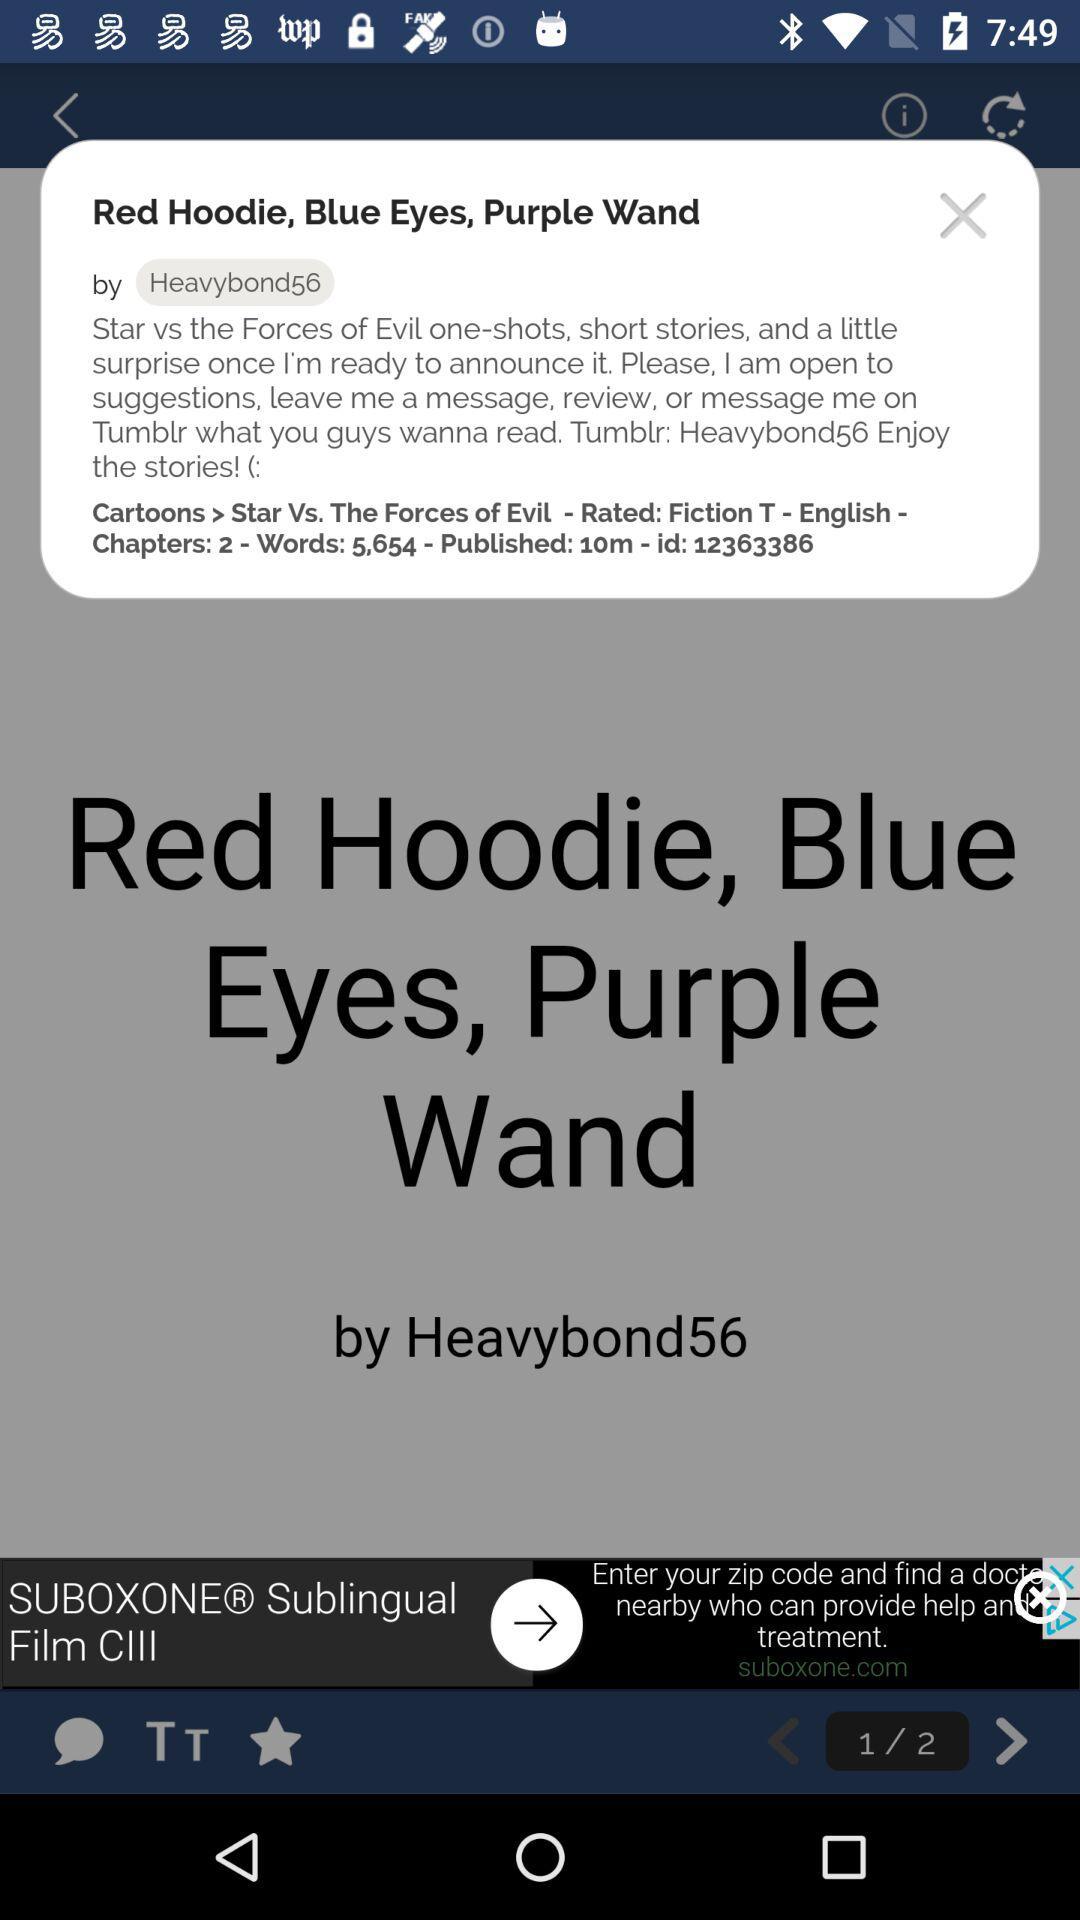 The height and width of the screenshot is (1920, 1080). I want to click on the refresh icon, so click(1003, 114).